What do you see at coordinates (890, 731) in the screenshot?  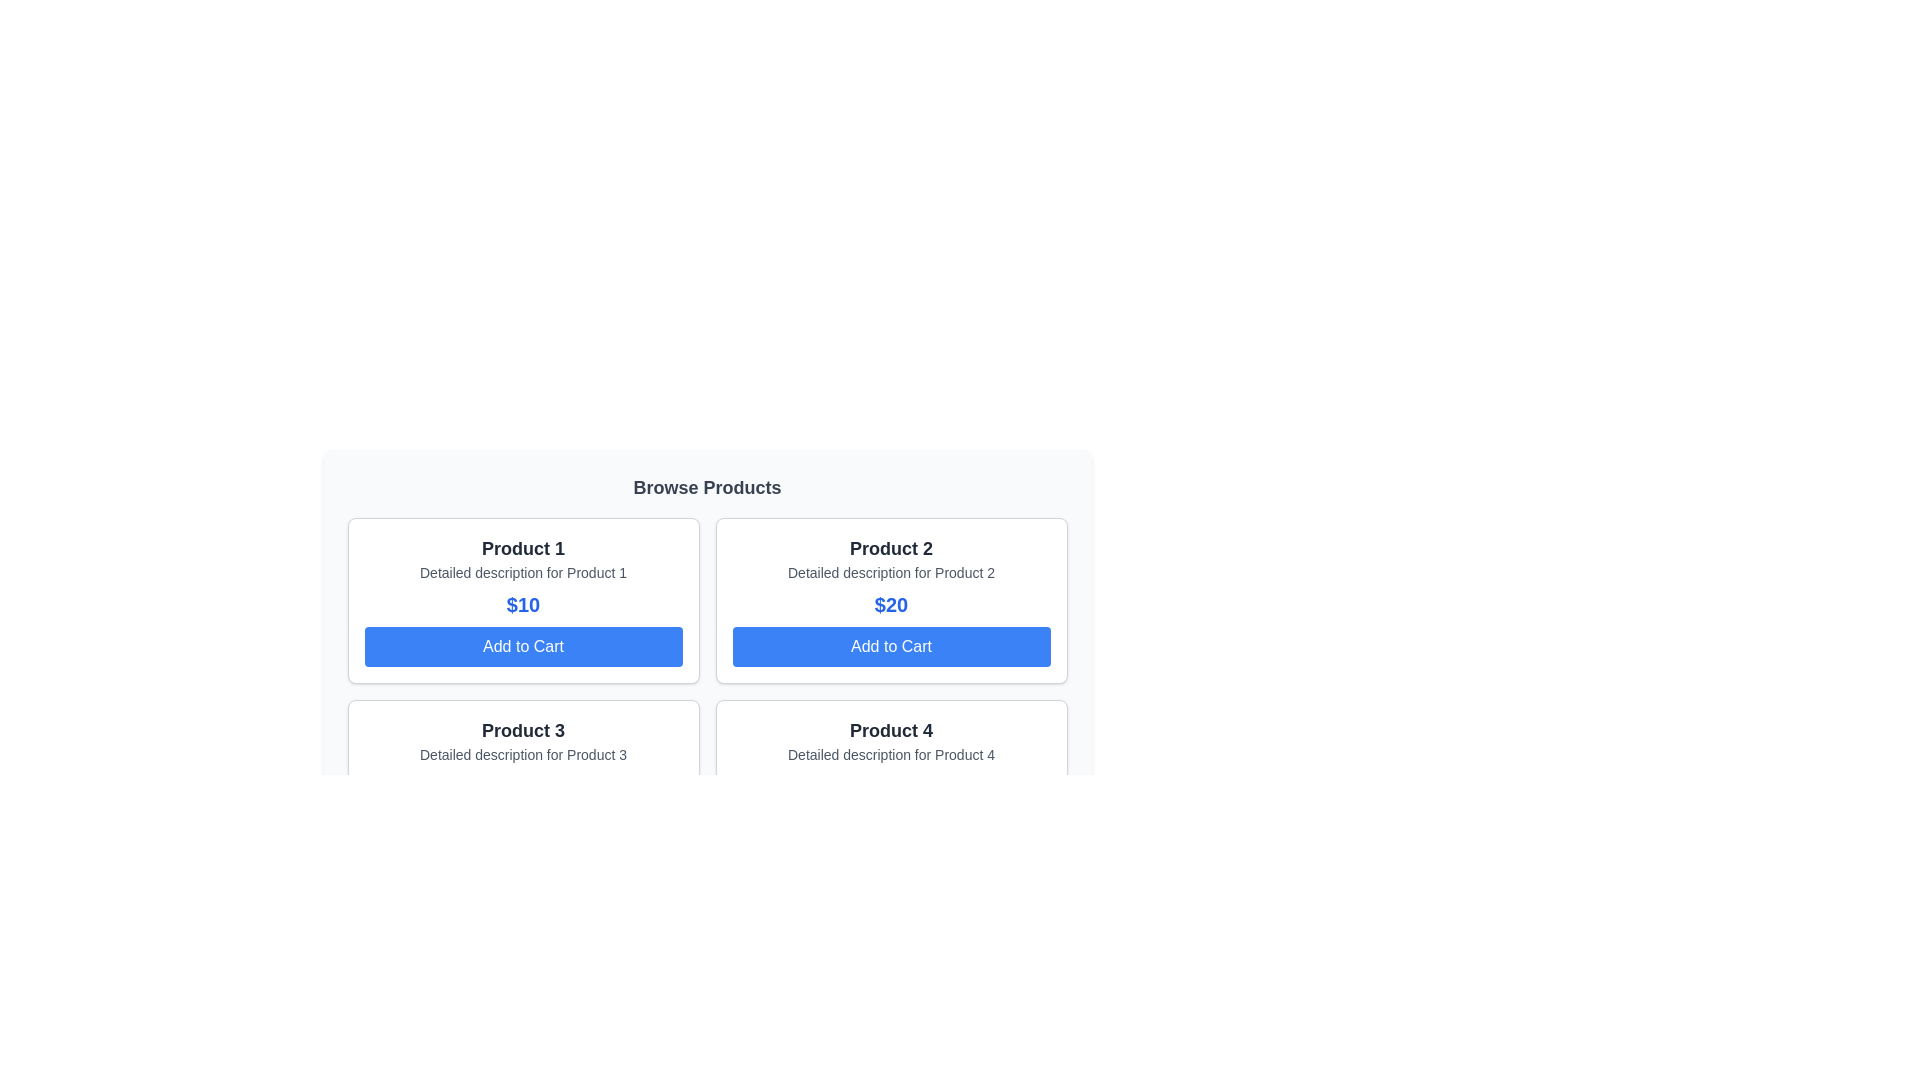 I see `title text label 'Product 4' located at the center of the product card in the bottom-right corner of the grid layout` at bounding box center [890, 731].